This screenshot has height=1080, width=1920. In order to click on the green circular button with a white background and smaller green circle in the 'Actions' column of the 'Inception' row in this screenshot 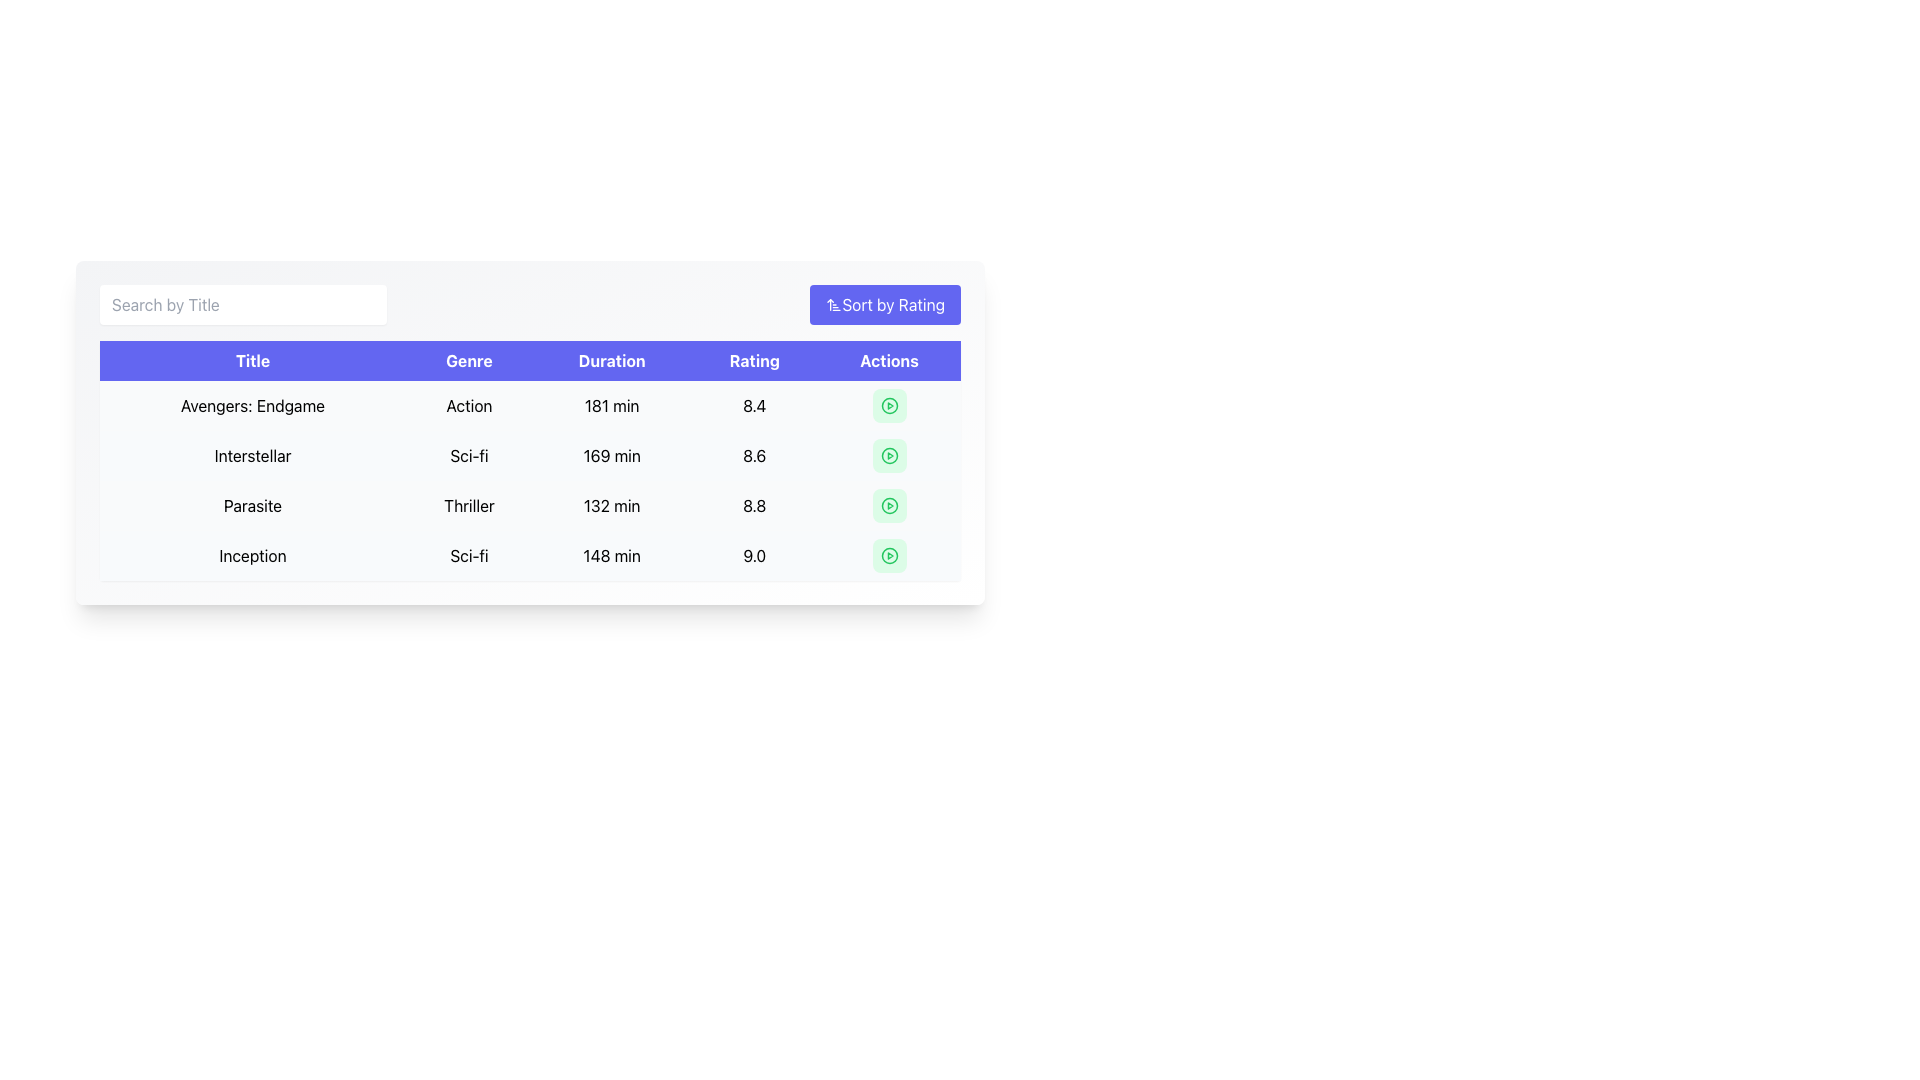, I will do `click(888, 555)`.